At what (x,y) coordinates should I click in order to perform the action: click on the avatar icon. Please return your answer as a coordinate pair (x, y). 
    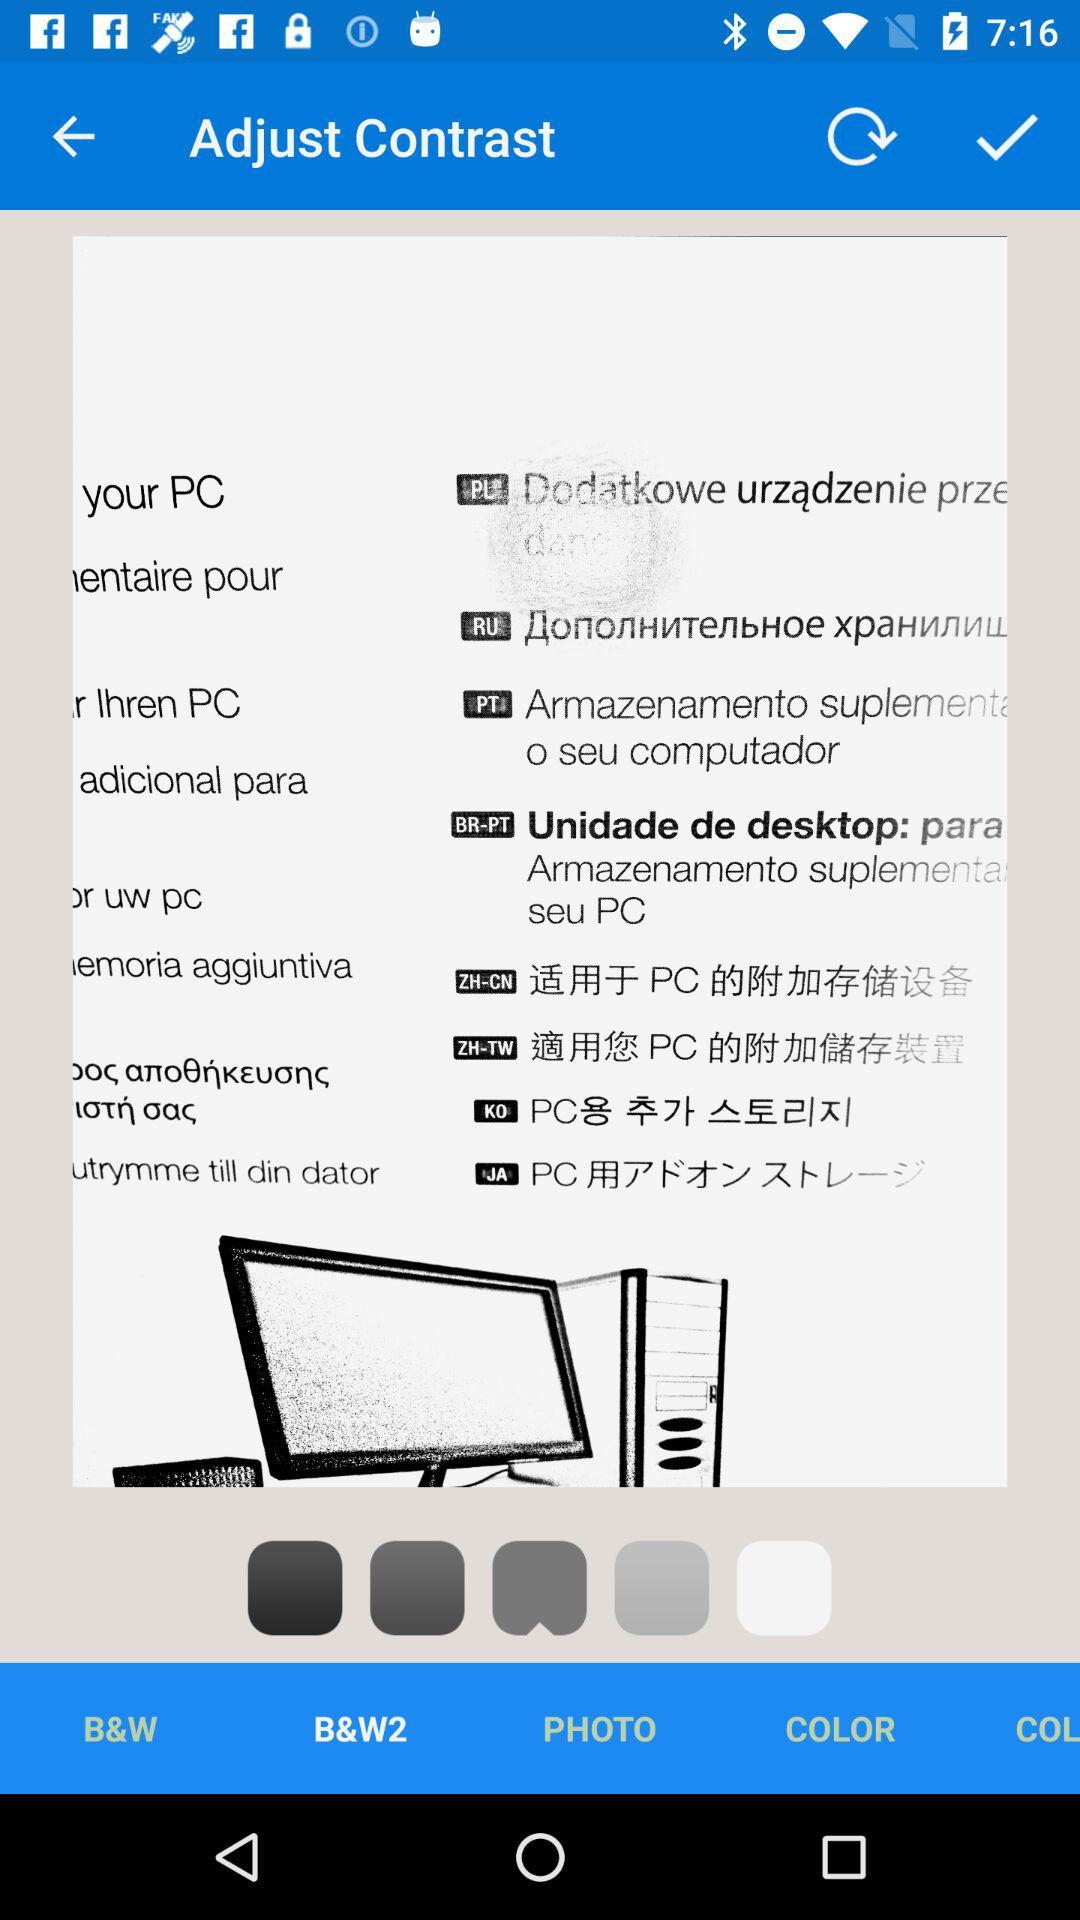
    Looking at the image, I should click on (538, 1587).